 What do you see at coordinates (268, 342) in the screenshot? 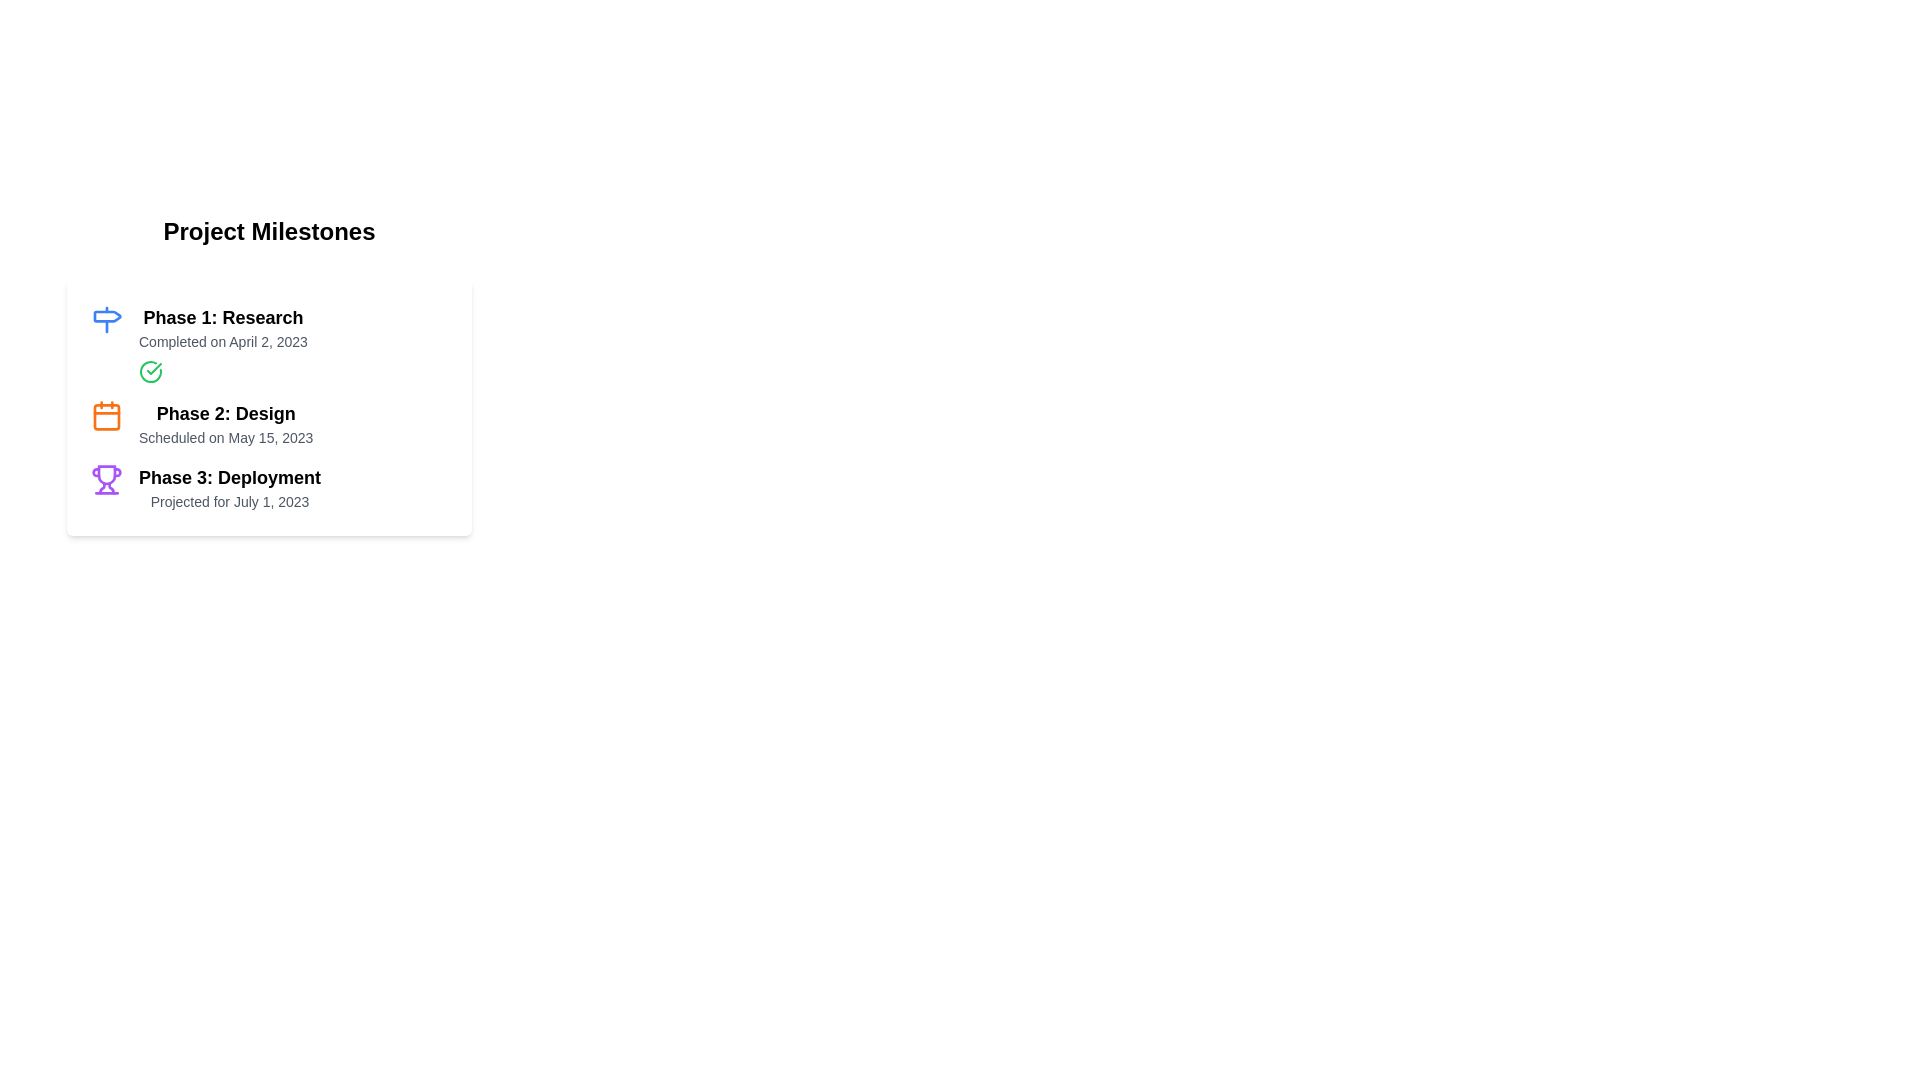
I see `the milestone titled 'Phase 1: Research'` at bounding box center [268, 342].